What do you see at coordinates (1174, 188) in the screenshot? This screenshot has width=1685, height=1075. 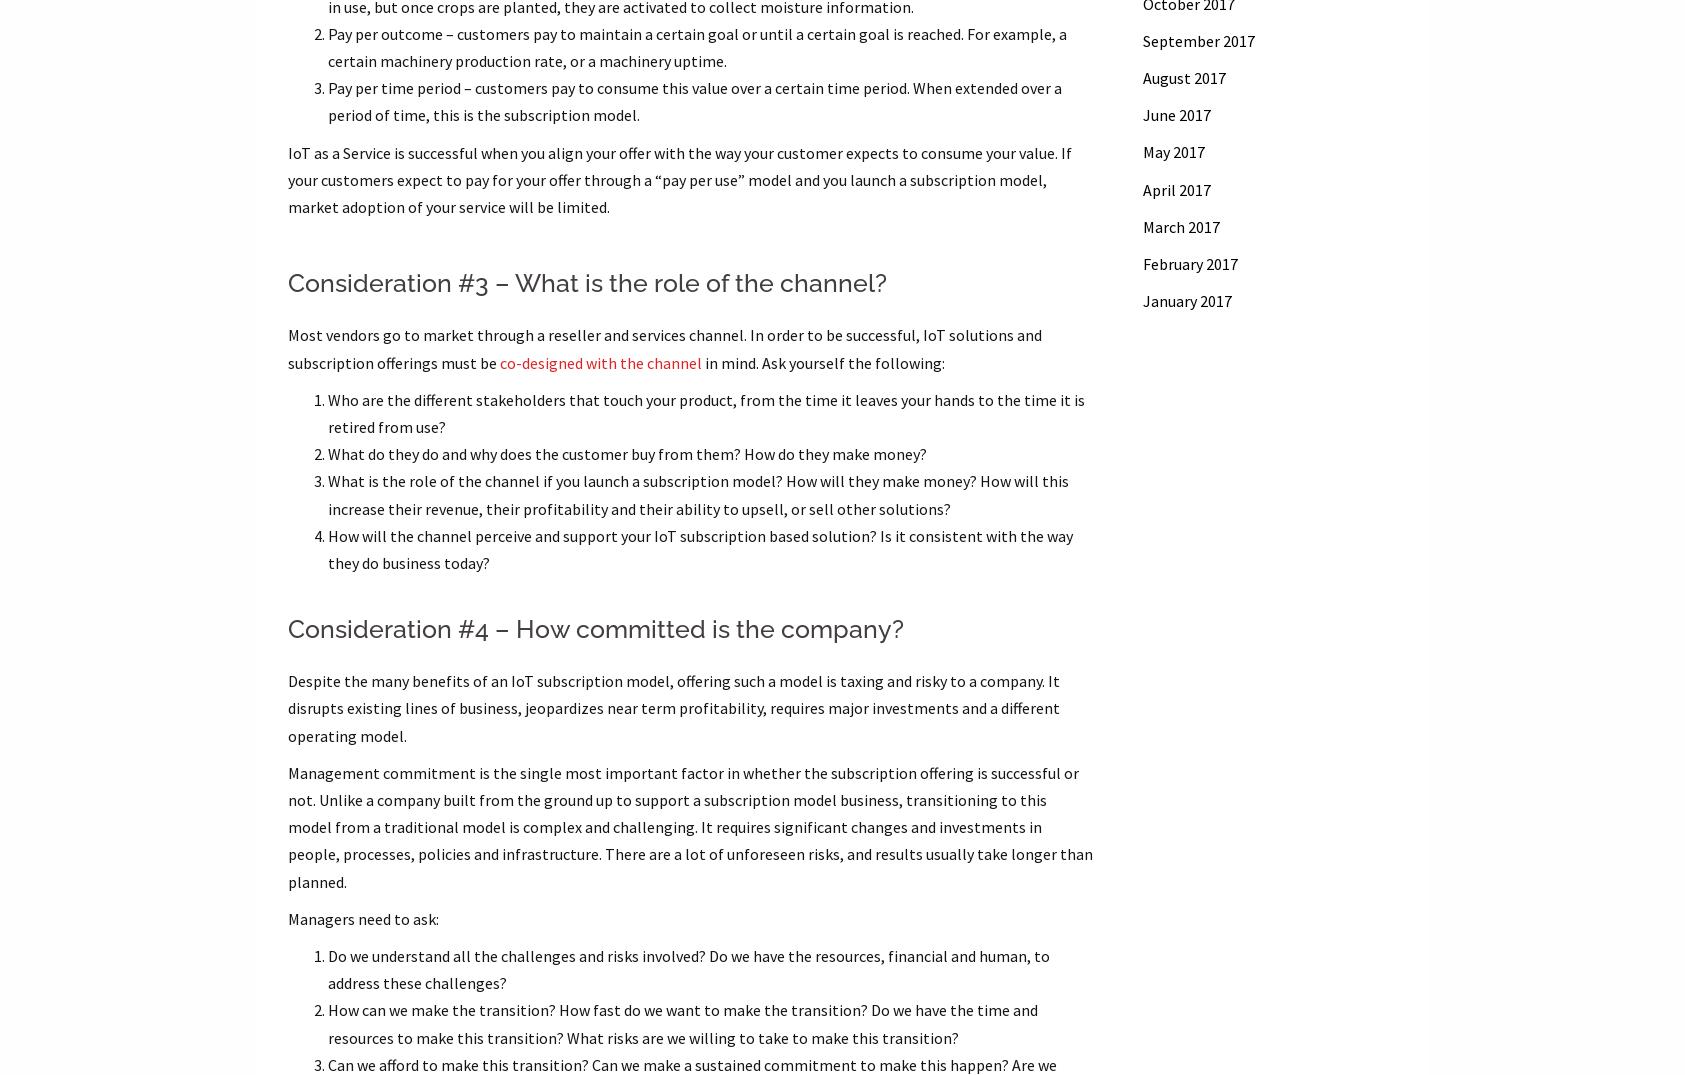 I see `'April 2017'` at bounding box center [1174, 188].